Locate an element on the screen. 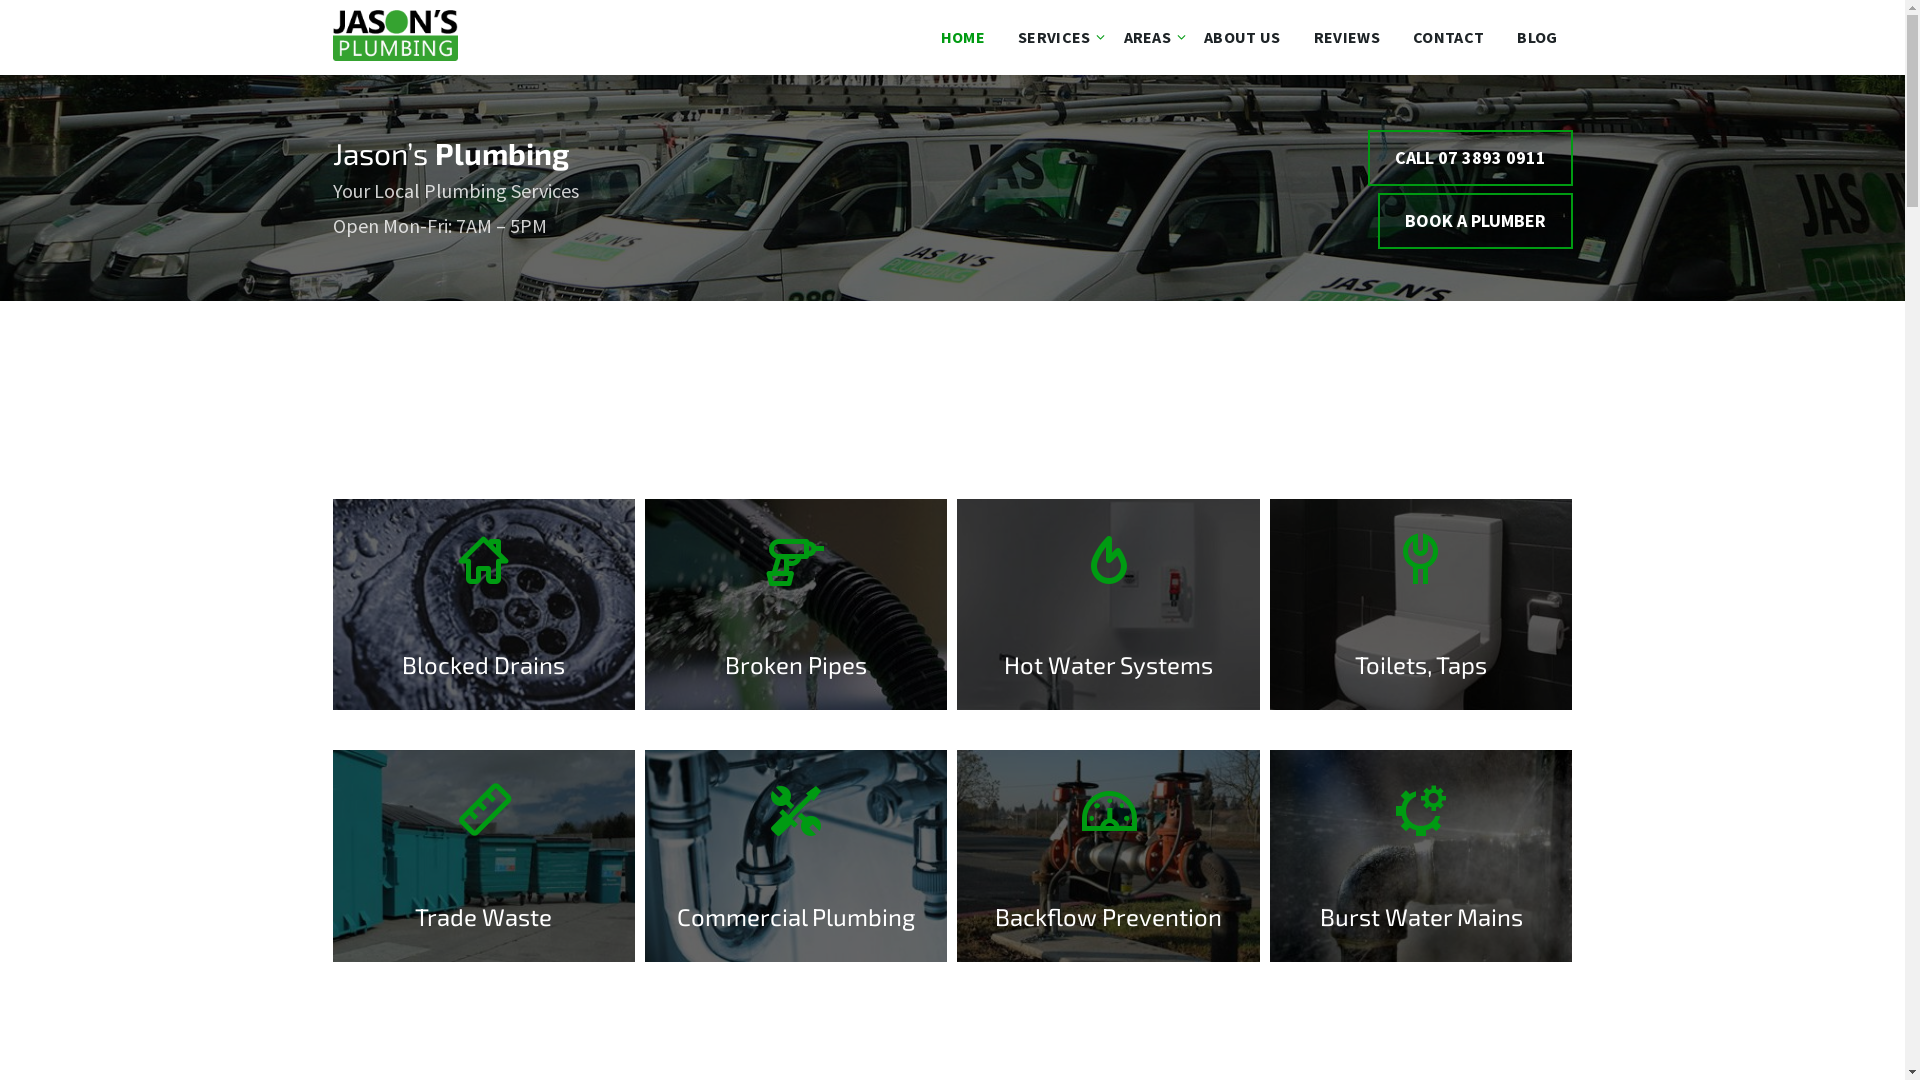 The width and height of the screenshot is (1920, 1080). 'CALL 07 3893 0911' is located at coordinates (1470, 157).